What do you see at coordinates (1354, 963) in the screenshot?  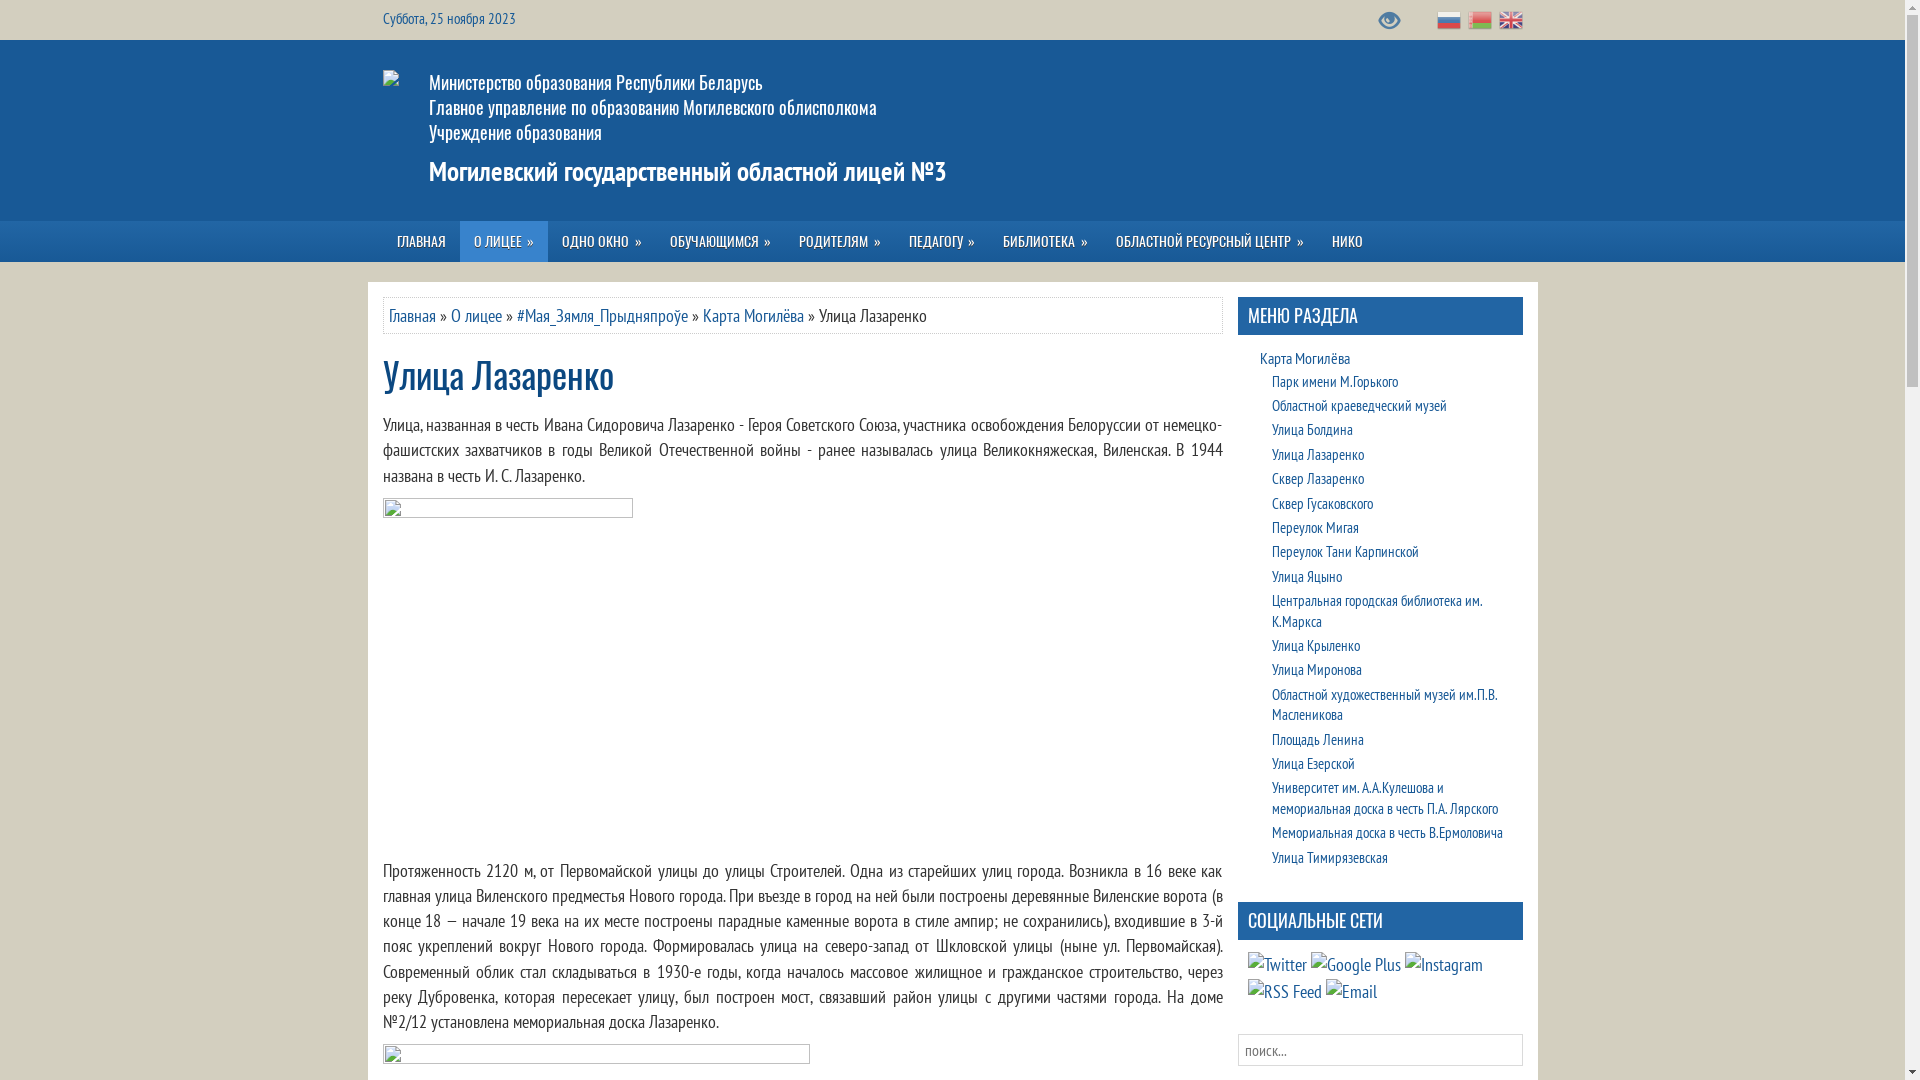 I see `'Youtube'` at bounding box center [1354, 963].